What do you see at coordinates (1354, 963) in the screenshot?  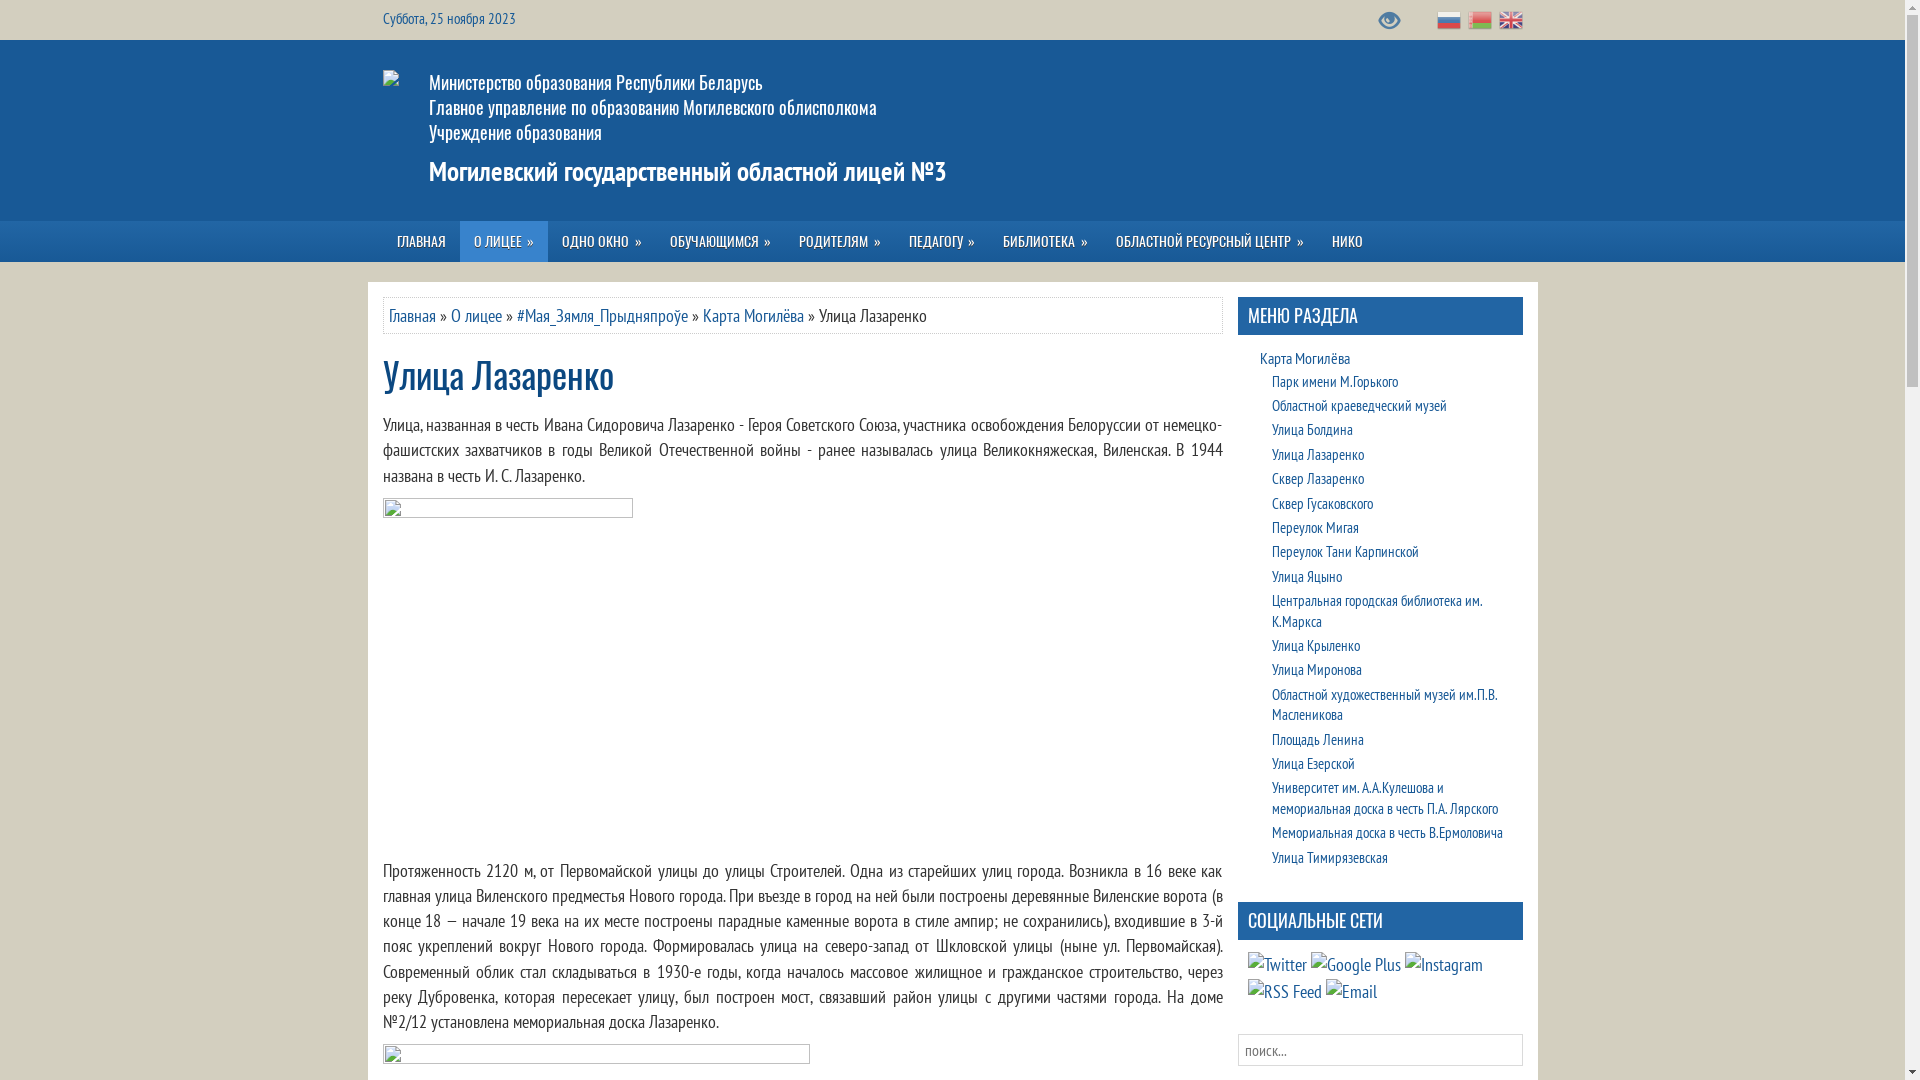 I see `'Youtube'` at bounding box center [1354, 963].